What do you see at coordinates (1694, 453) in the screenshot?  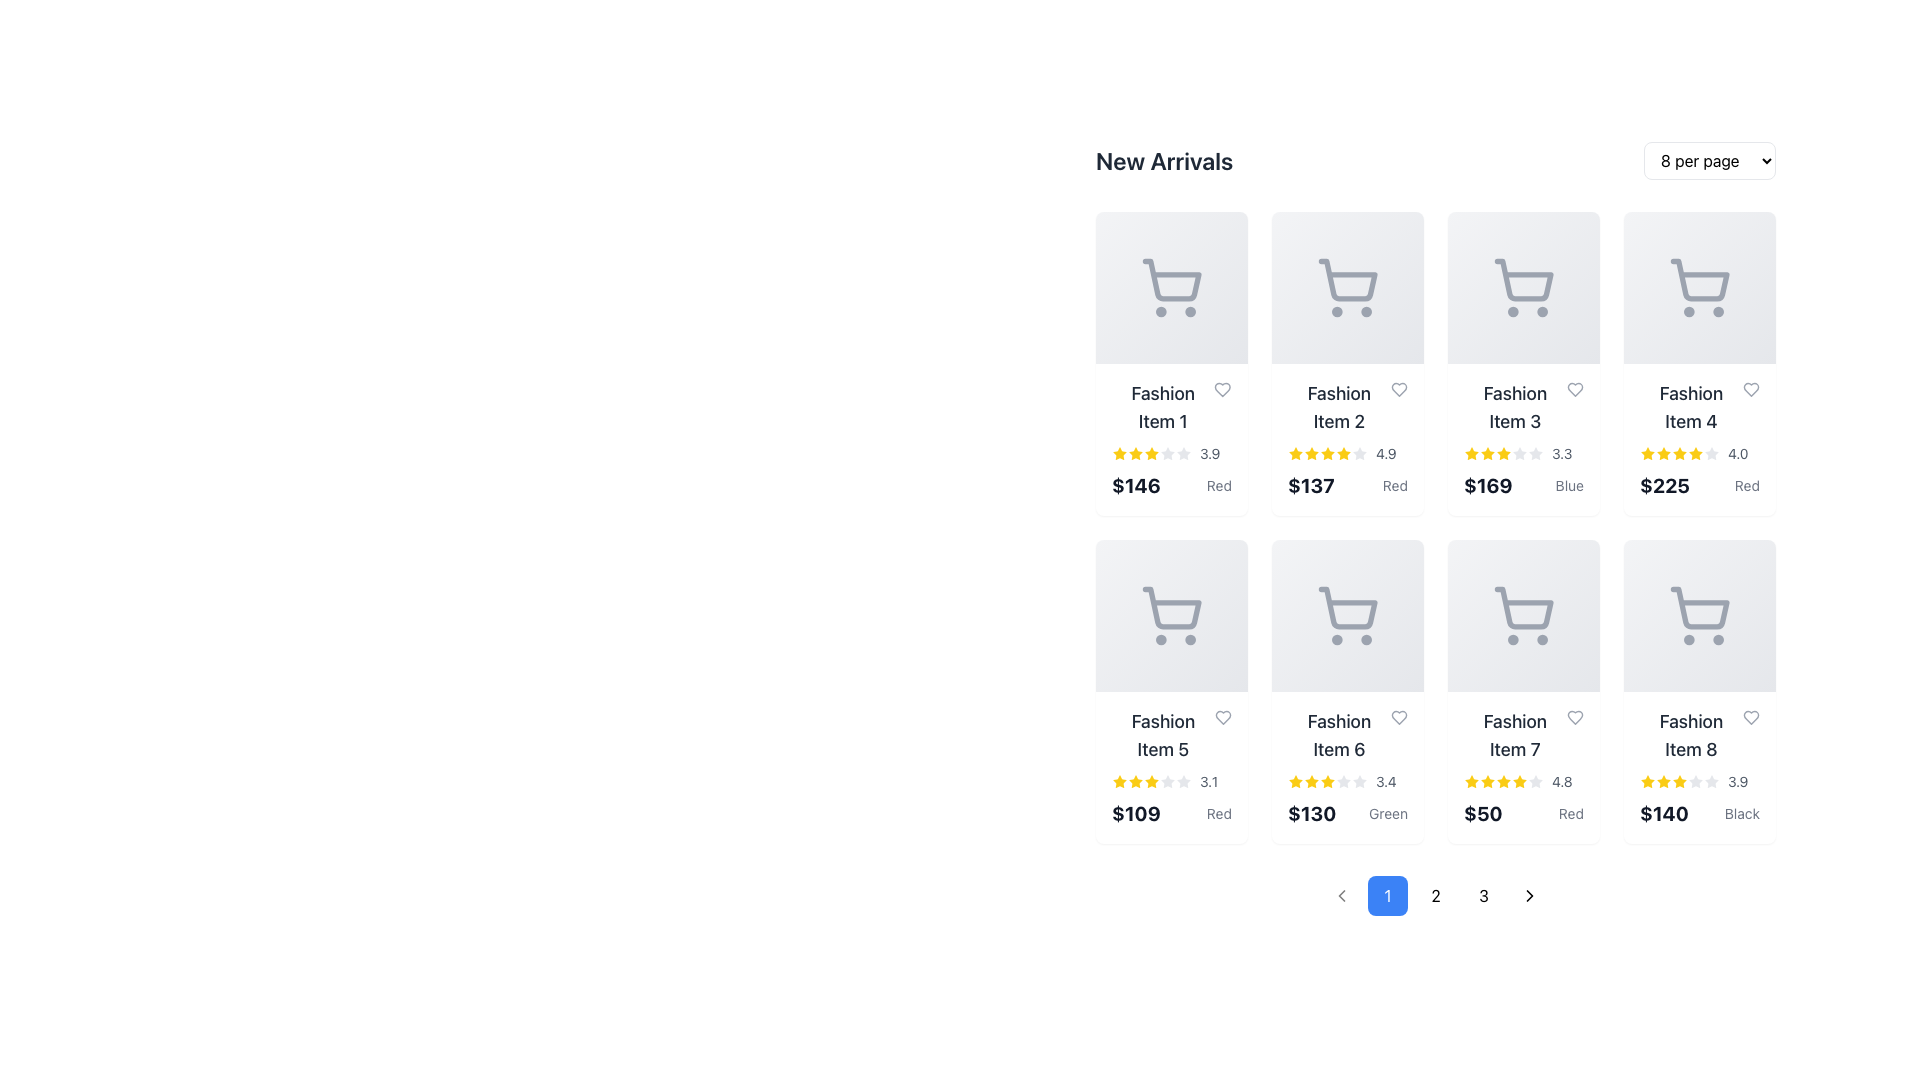 I see `the fourth star icon in the rating section of the 'Fashion Item 4' card in the 'New Arrivals' product listing, which is a filled yellow star used for ratings` at bounding box center [1694, 453].